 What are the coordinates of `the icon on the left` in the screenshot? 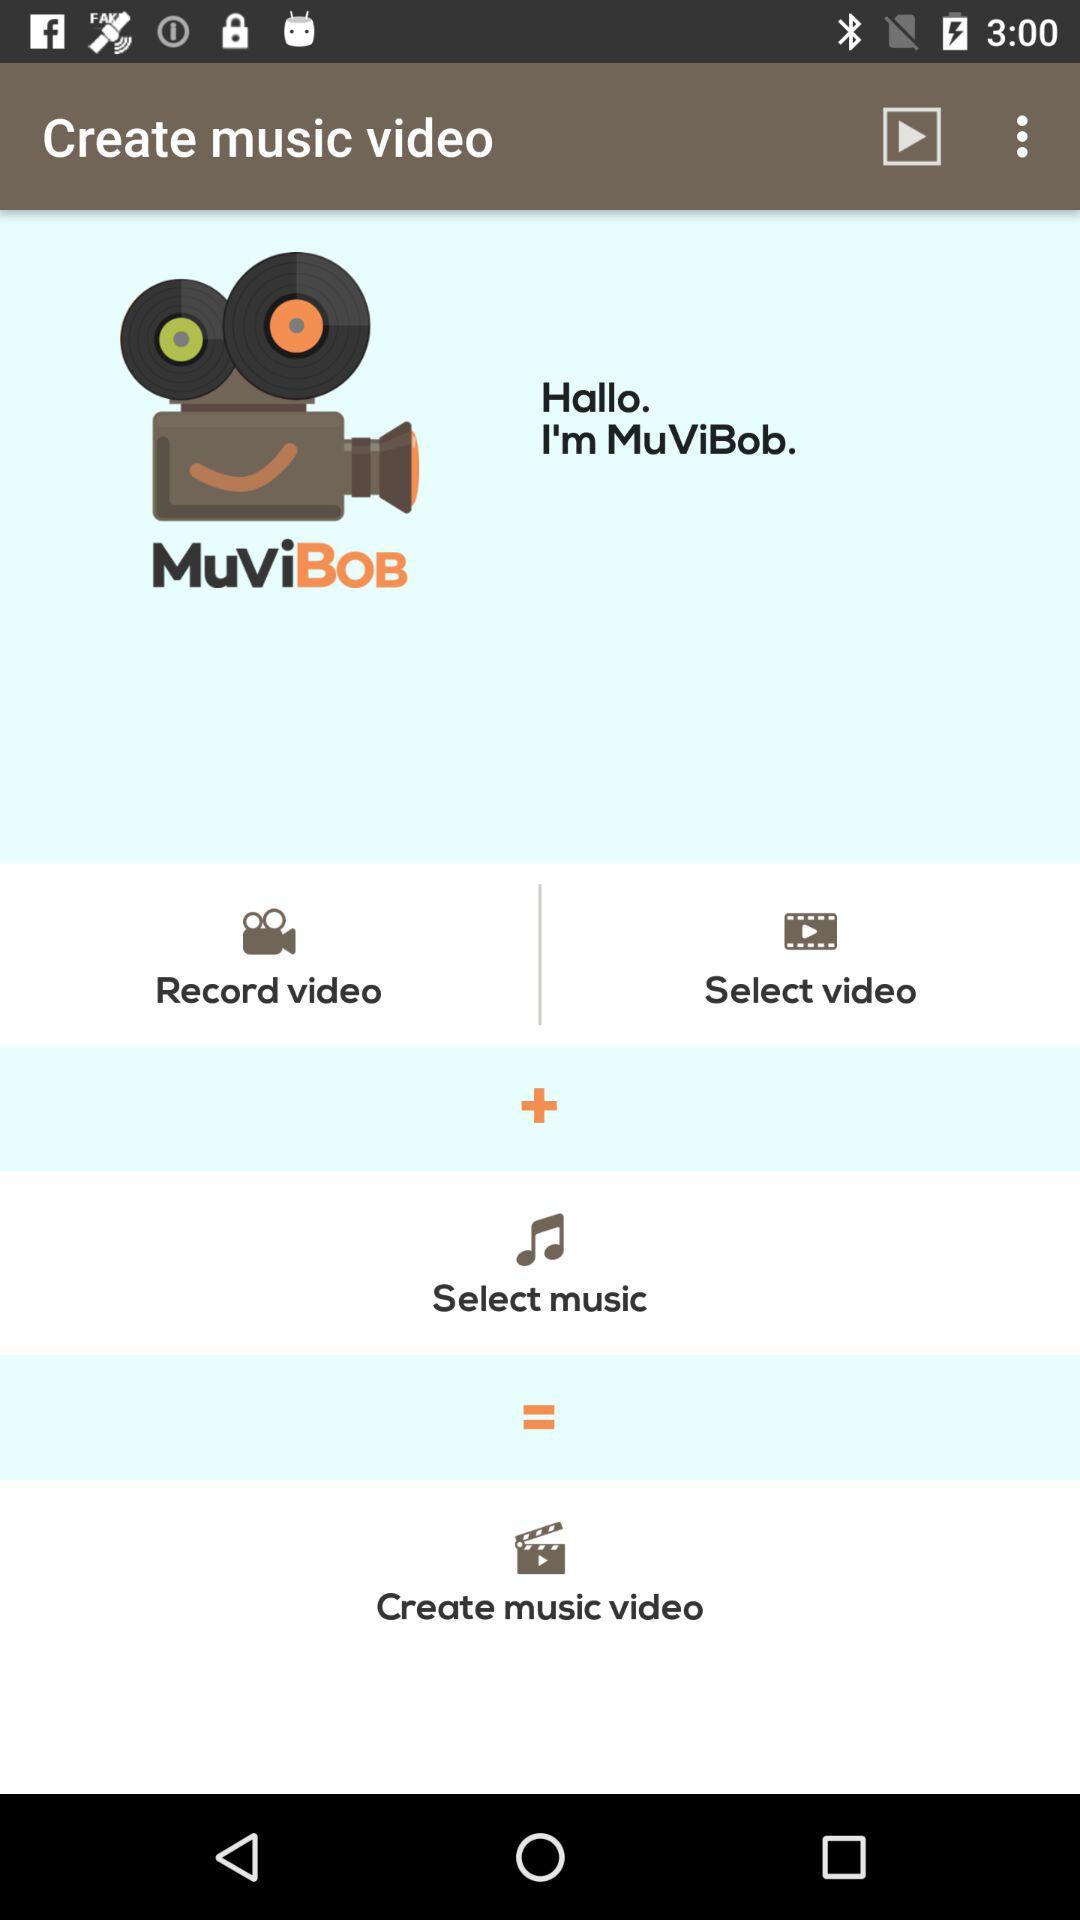 It's located at (268, 953).